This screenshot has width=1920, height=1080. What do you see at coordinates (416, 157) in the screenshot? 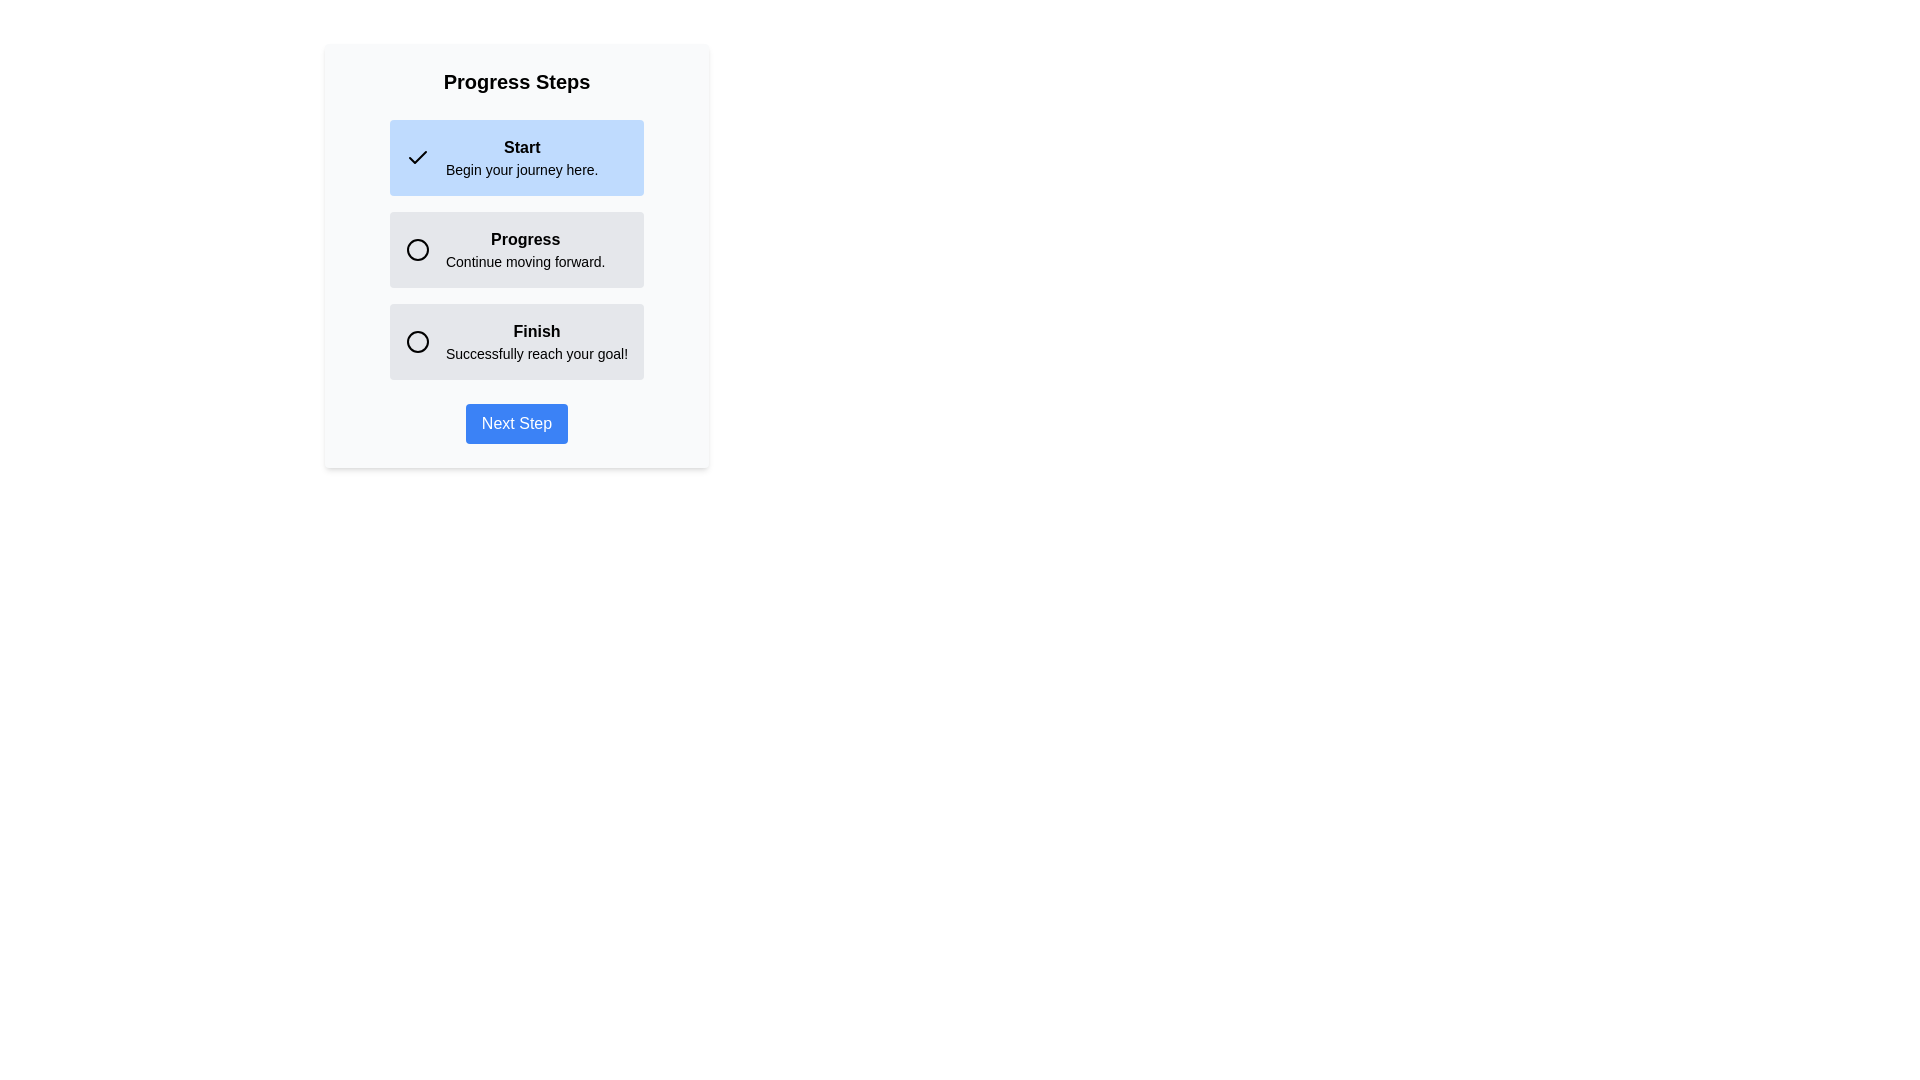
I see `the state of the checkmark icon located inside the blue background box labeled 'Start', which is part of a vertical sequence of progress steps` at bounding box center [416, 157].